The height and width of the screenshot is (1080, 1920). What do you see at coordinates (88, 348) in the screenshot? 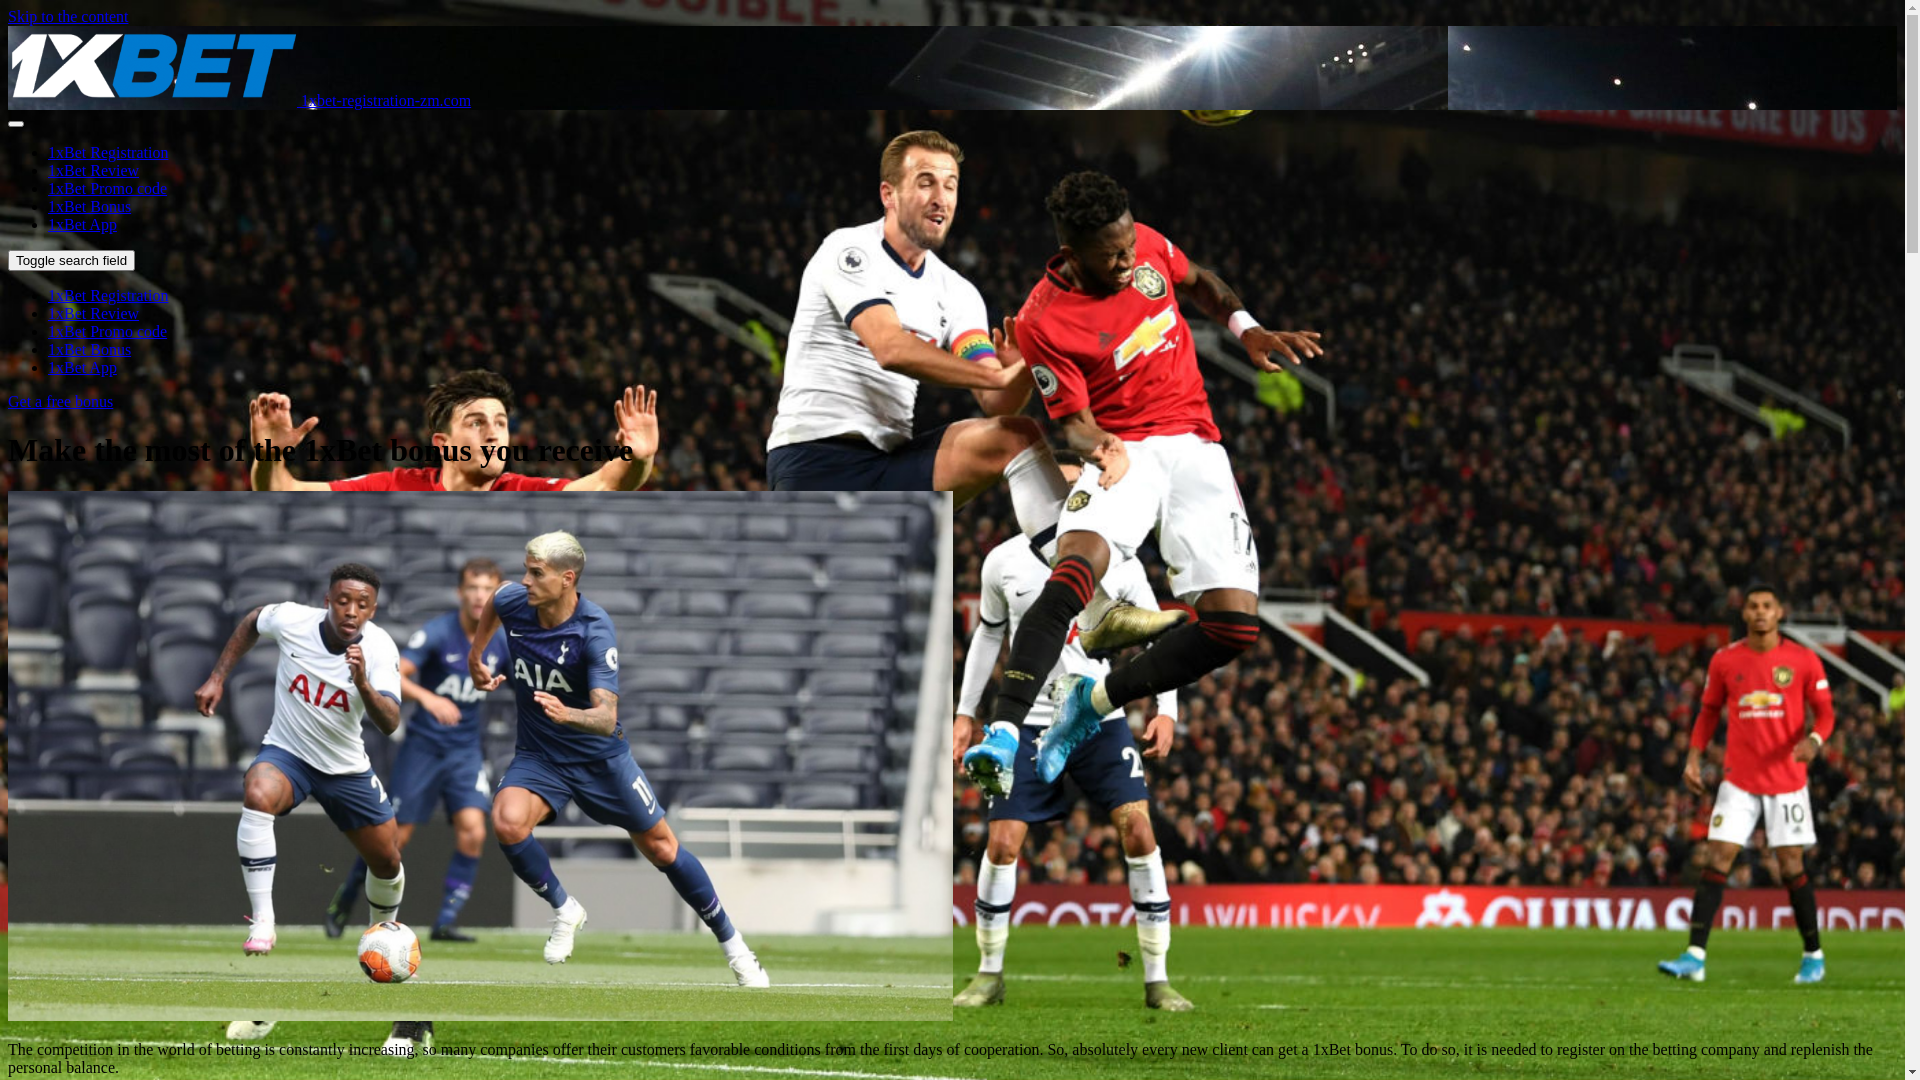
I see `'1xBet Bonus'` at bounding box center [88, 348].